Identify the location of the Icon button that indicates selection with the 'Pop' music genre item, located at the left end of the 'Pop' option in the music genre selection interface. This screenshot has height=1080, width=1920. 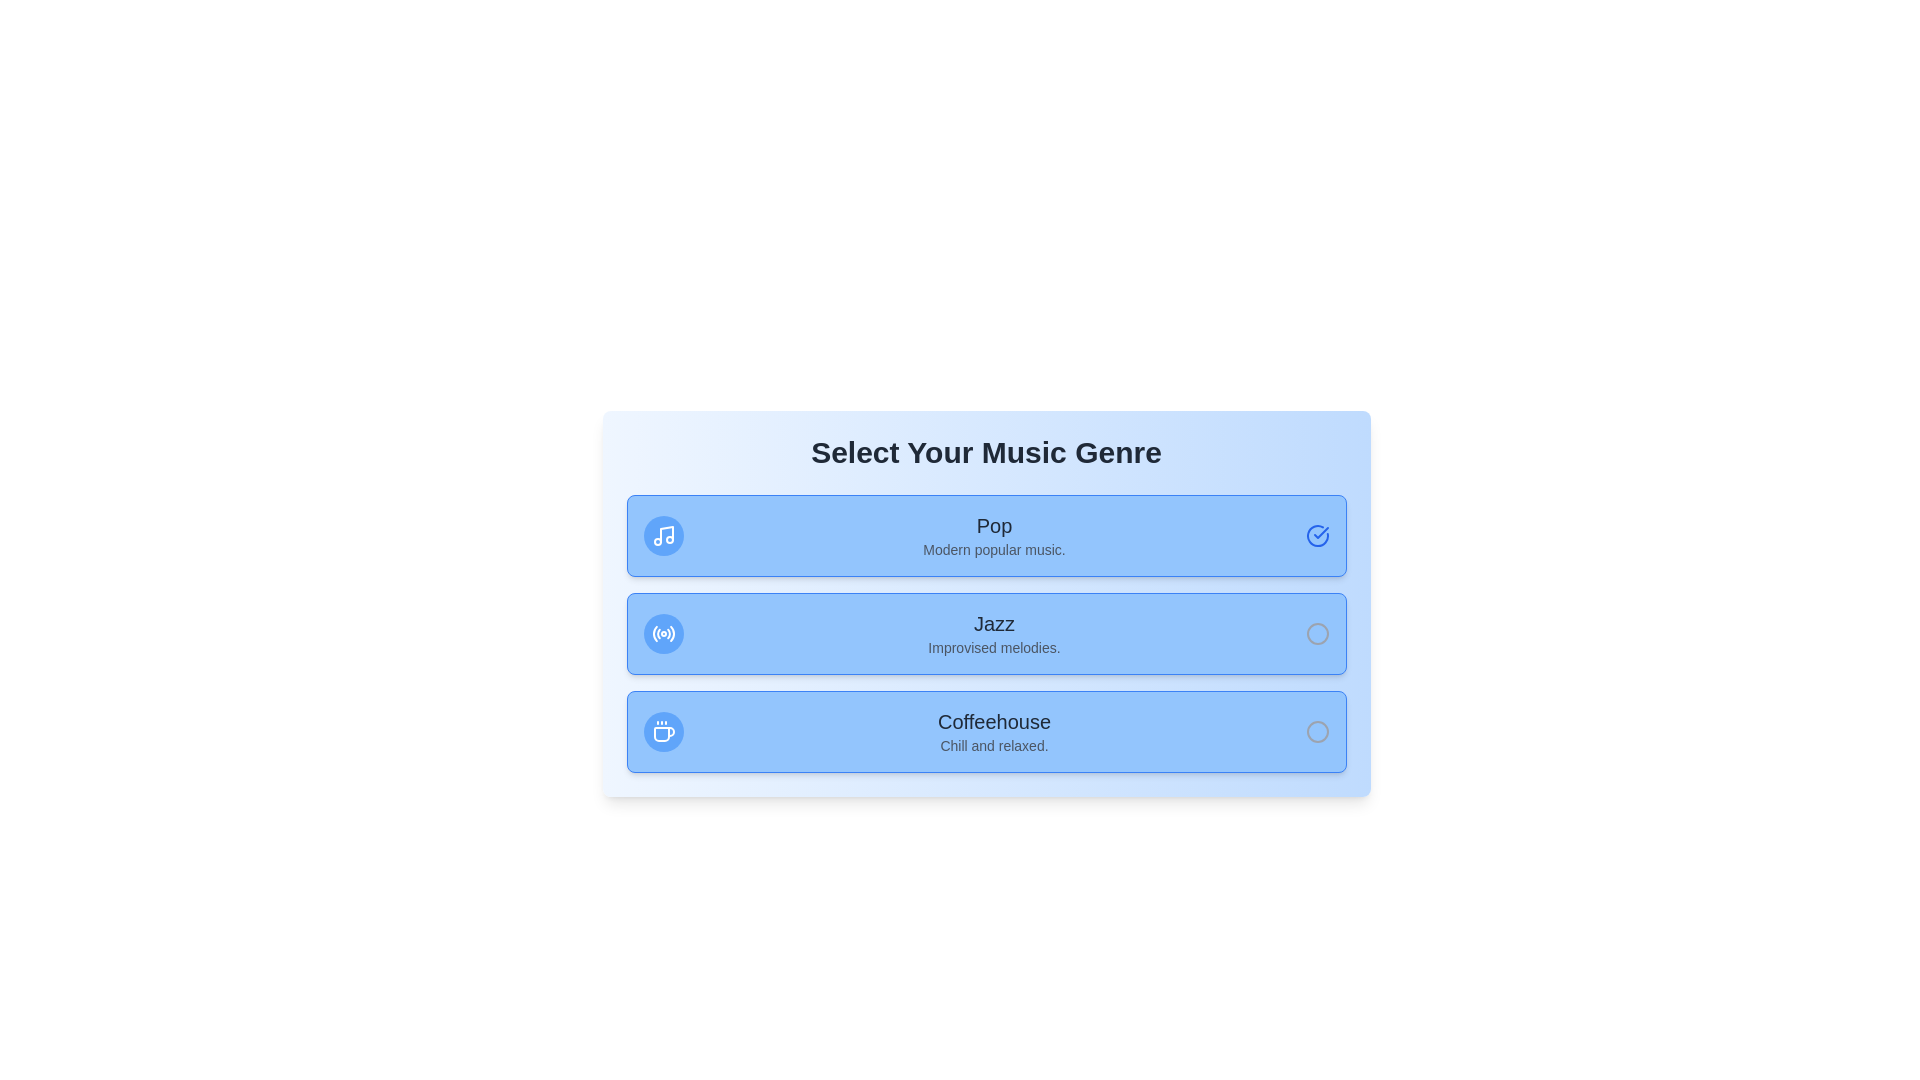
(663, 535).